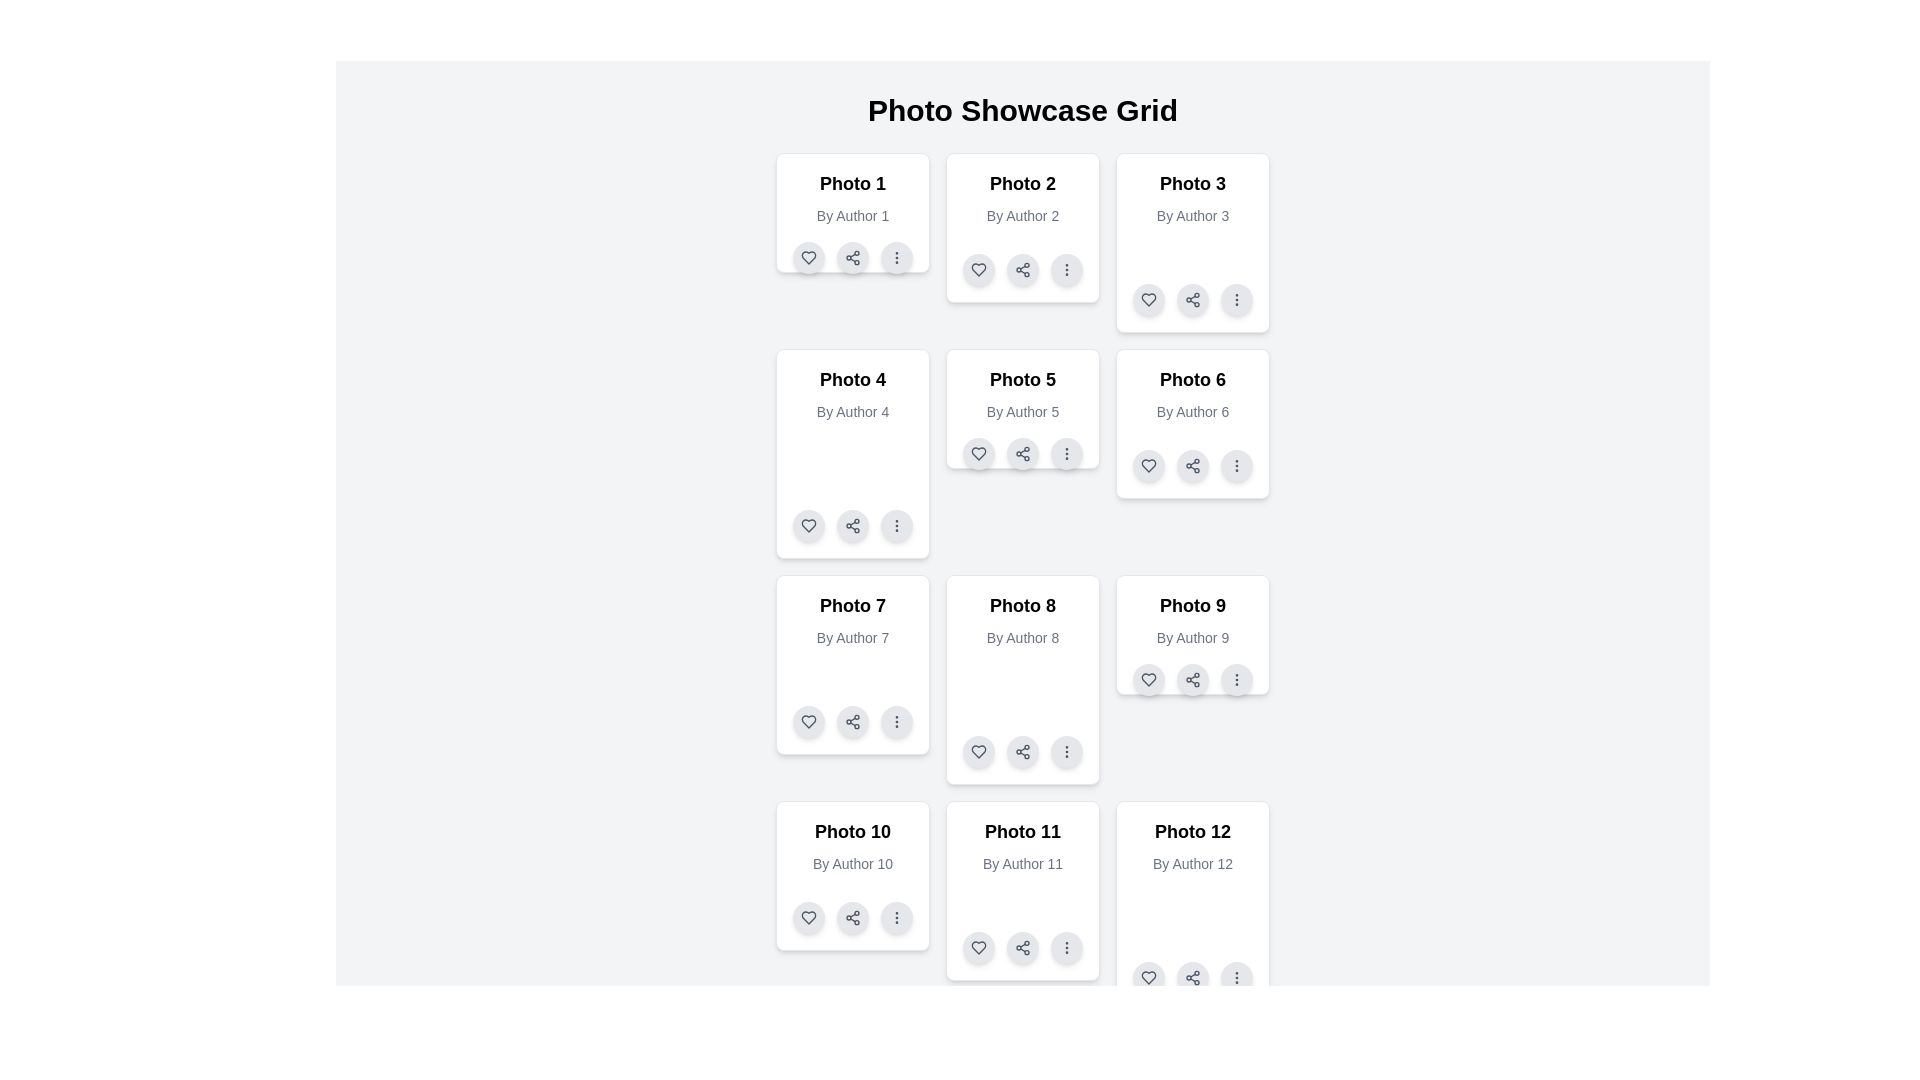 Image resolution: width=1920 pixels, height=1080 pixels. Describe the element at coordinates (896, 524) in the screenshot. I see `the vertical ellipsis icon button, which is the last icon in the row of interaction buttons below the 'Photo 4 by Author 4' card in the 'Photo Showcase Grid'` at that location.